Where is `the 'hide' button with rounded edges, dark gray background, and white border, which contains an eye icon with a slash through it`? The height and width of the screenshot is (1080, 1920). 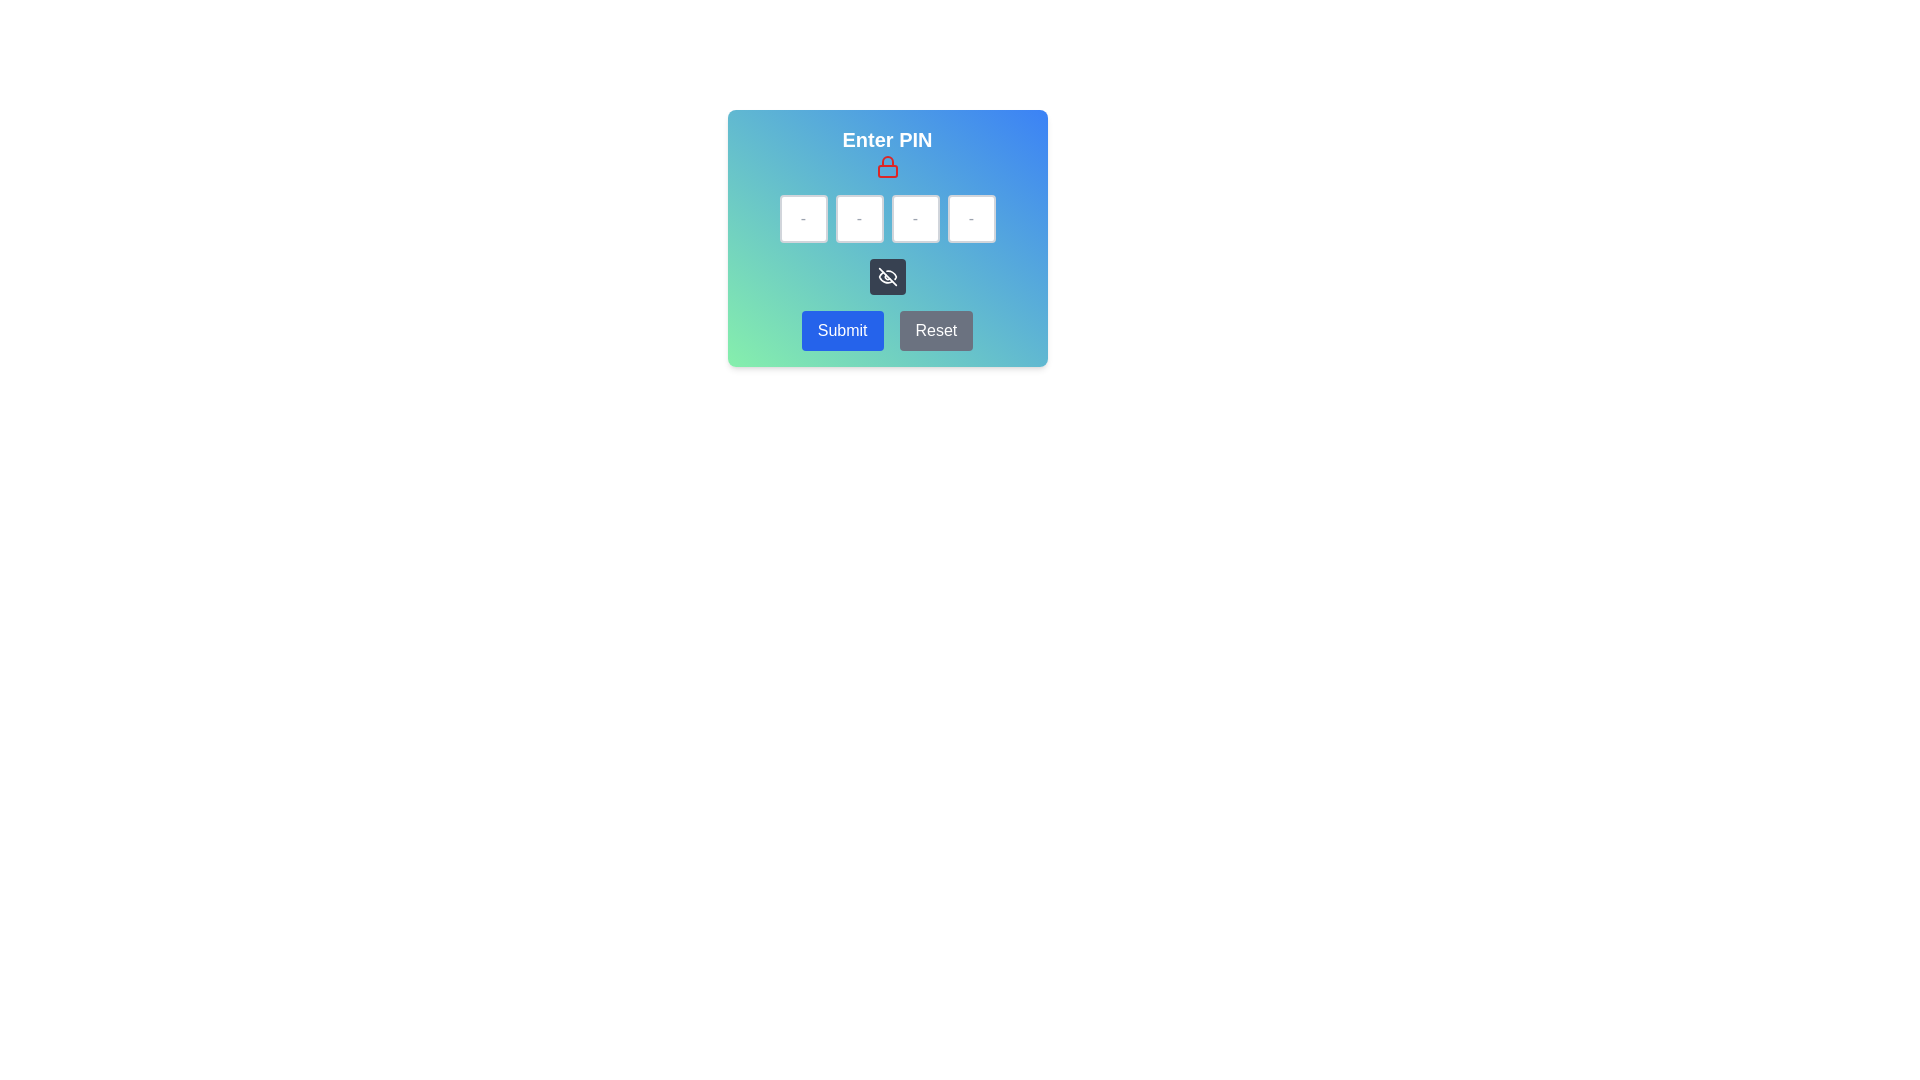
the 'hide' button with rounded edges, dark gray background, and white border, which contains an eye icon with a slash through it is located at coordinates (886, 276).